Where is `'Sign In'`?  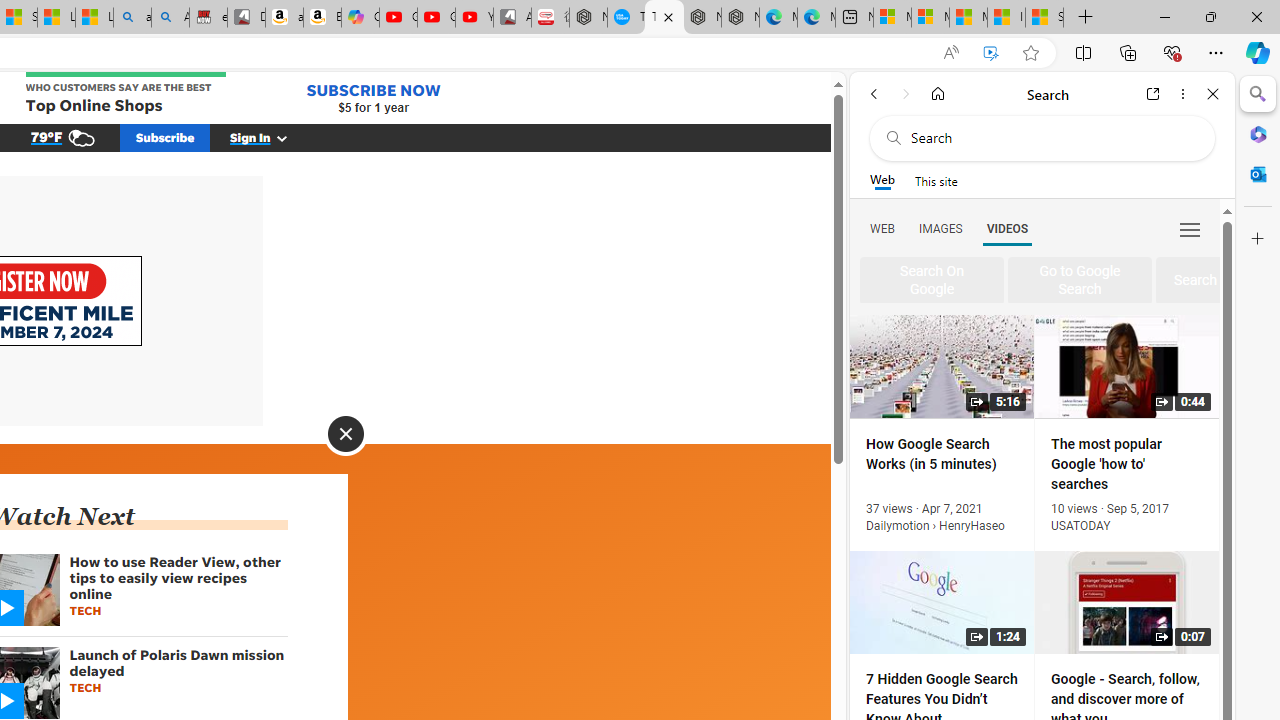
'Sign In' is located at coordinates (269, 136).